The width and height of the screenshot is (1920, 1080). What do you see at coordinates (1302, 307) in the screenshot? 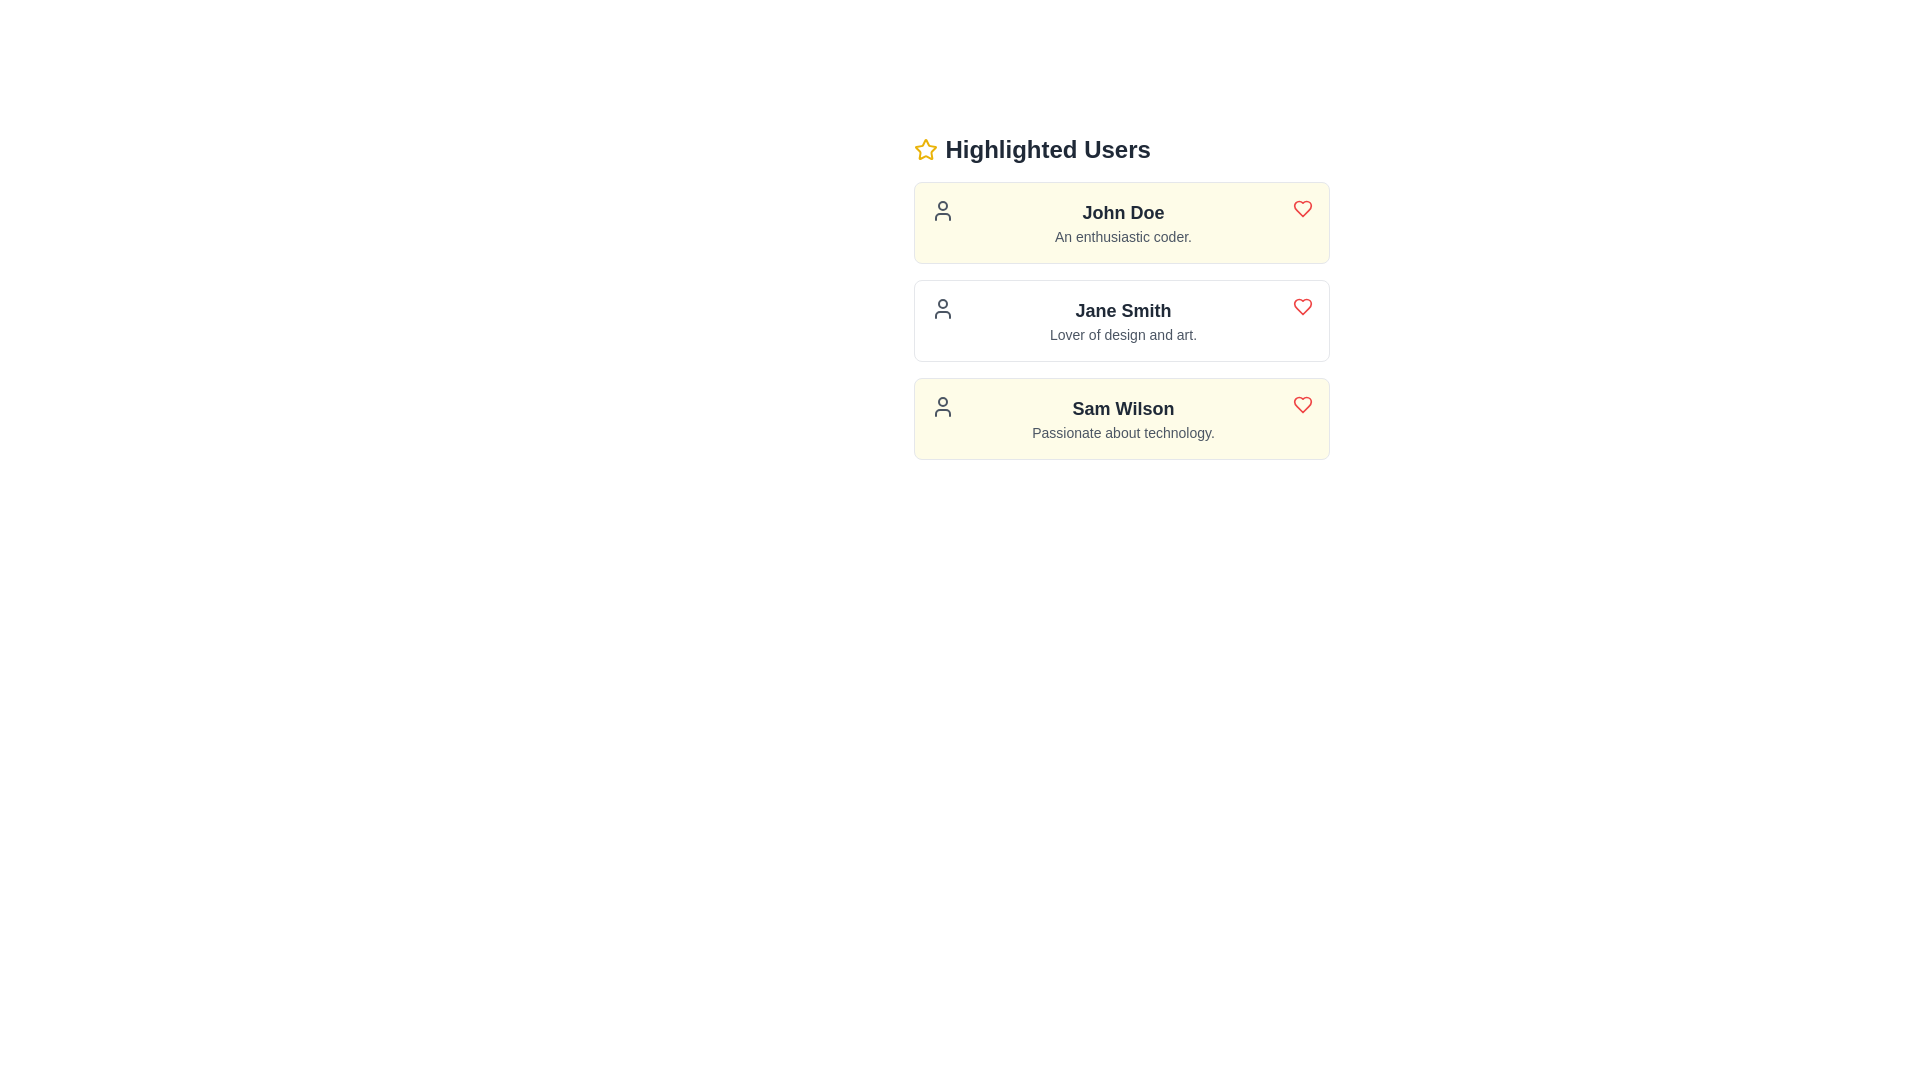
I see `the 'Heart' button for Jane Smith to toggle their favorite status` at bounding box center [1302, 307].